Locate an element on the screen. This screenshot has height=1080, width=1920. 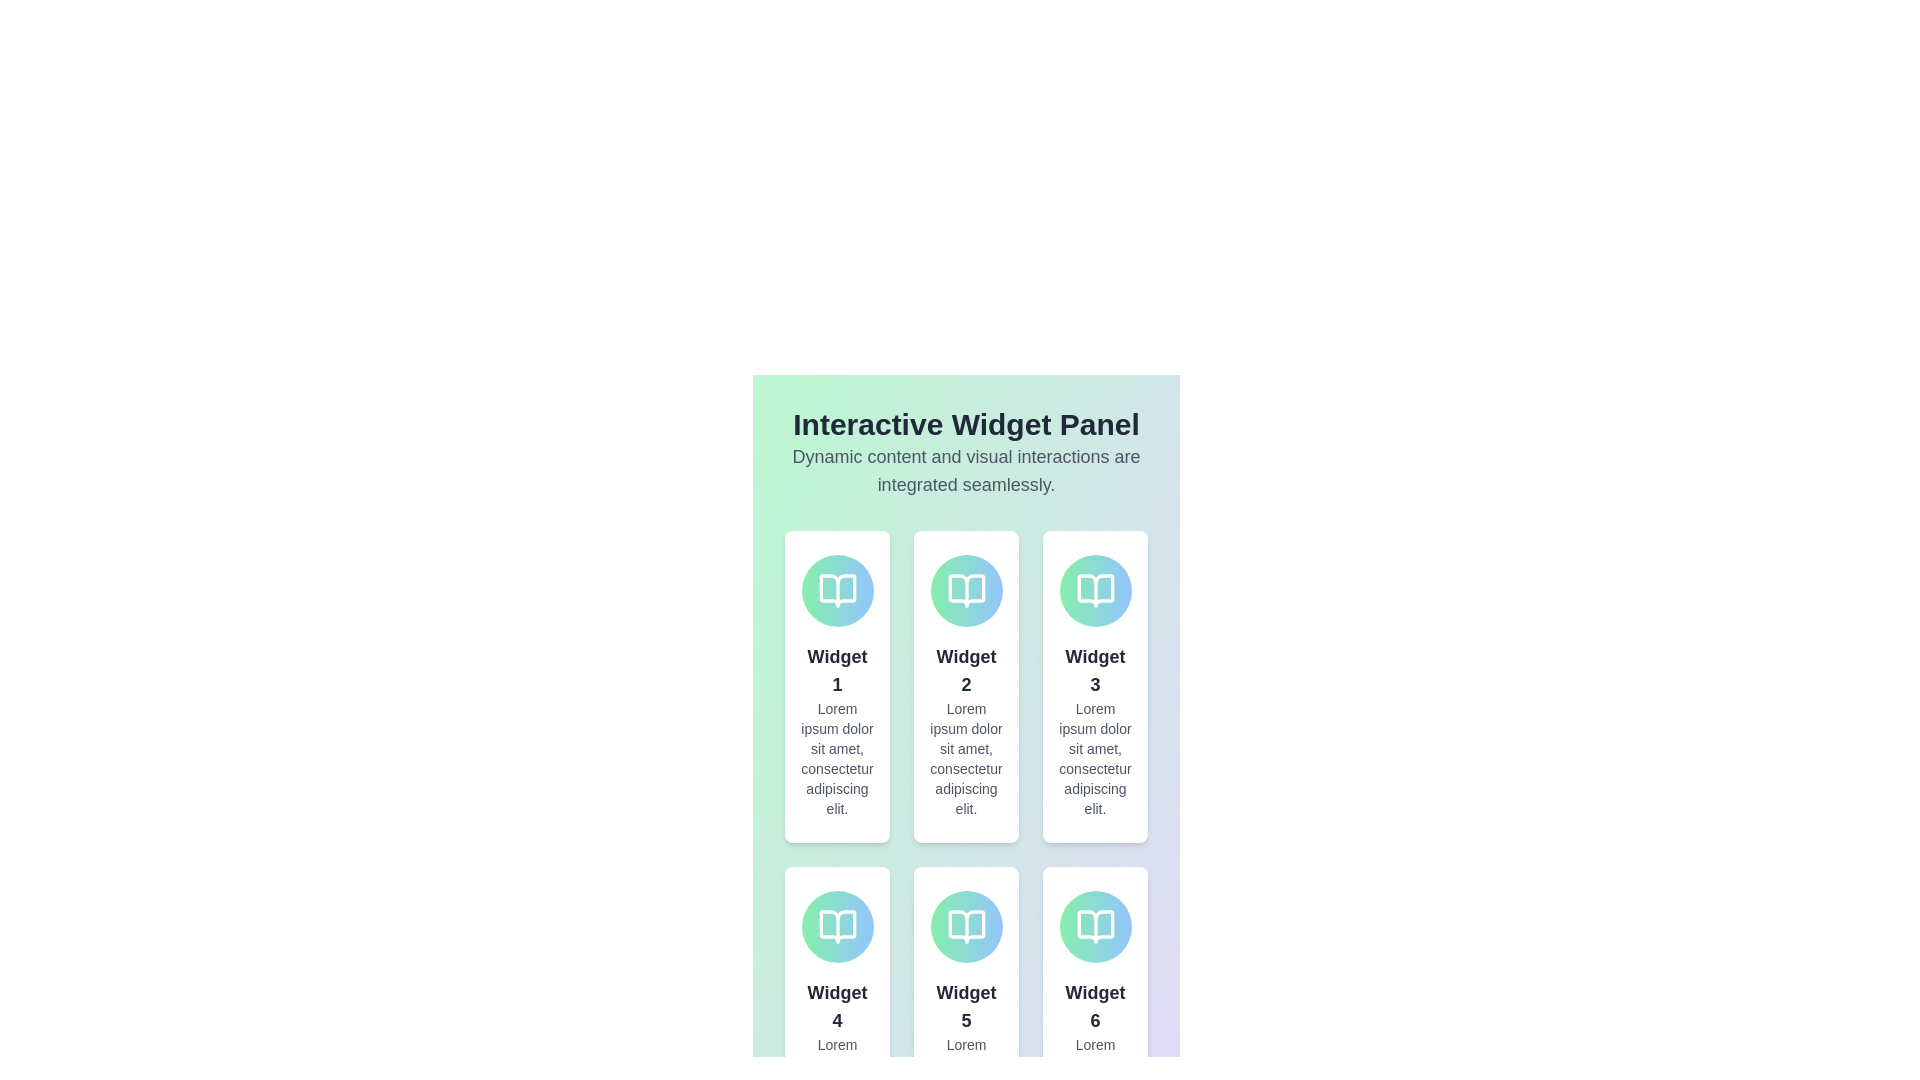
the Text label located in the lower section of the sixth card in the grid, which is positioned in the second row, last column is located at coordinates (1094, 1006).